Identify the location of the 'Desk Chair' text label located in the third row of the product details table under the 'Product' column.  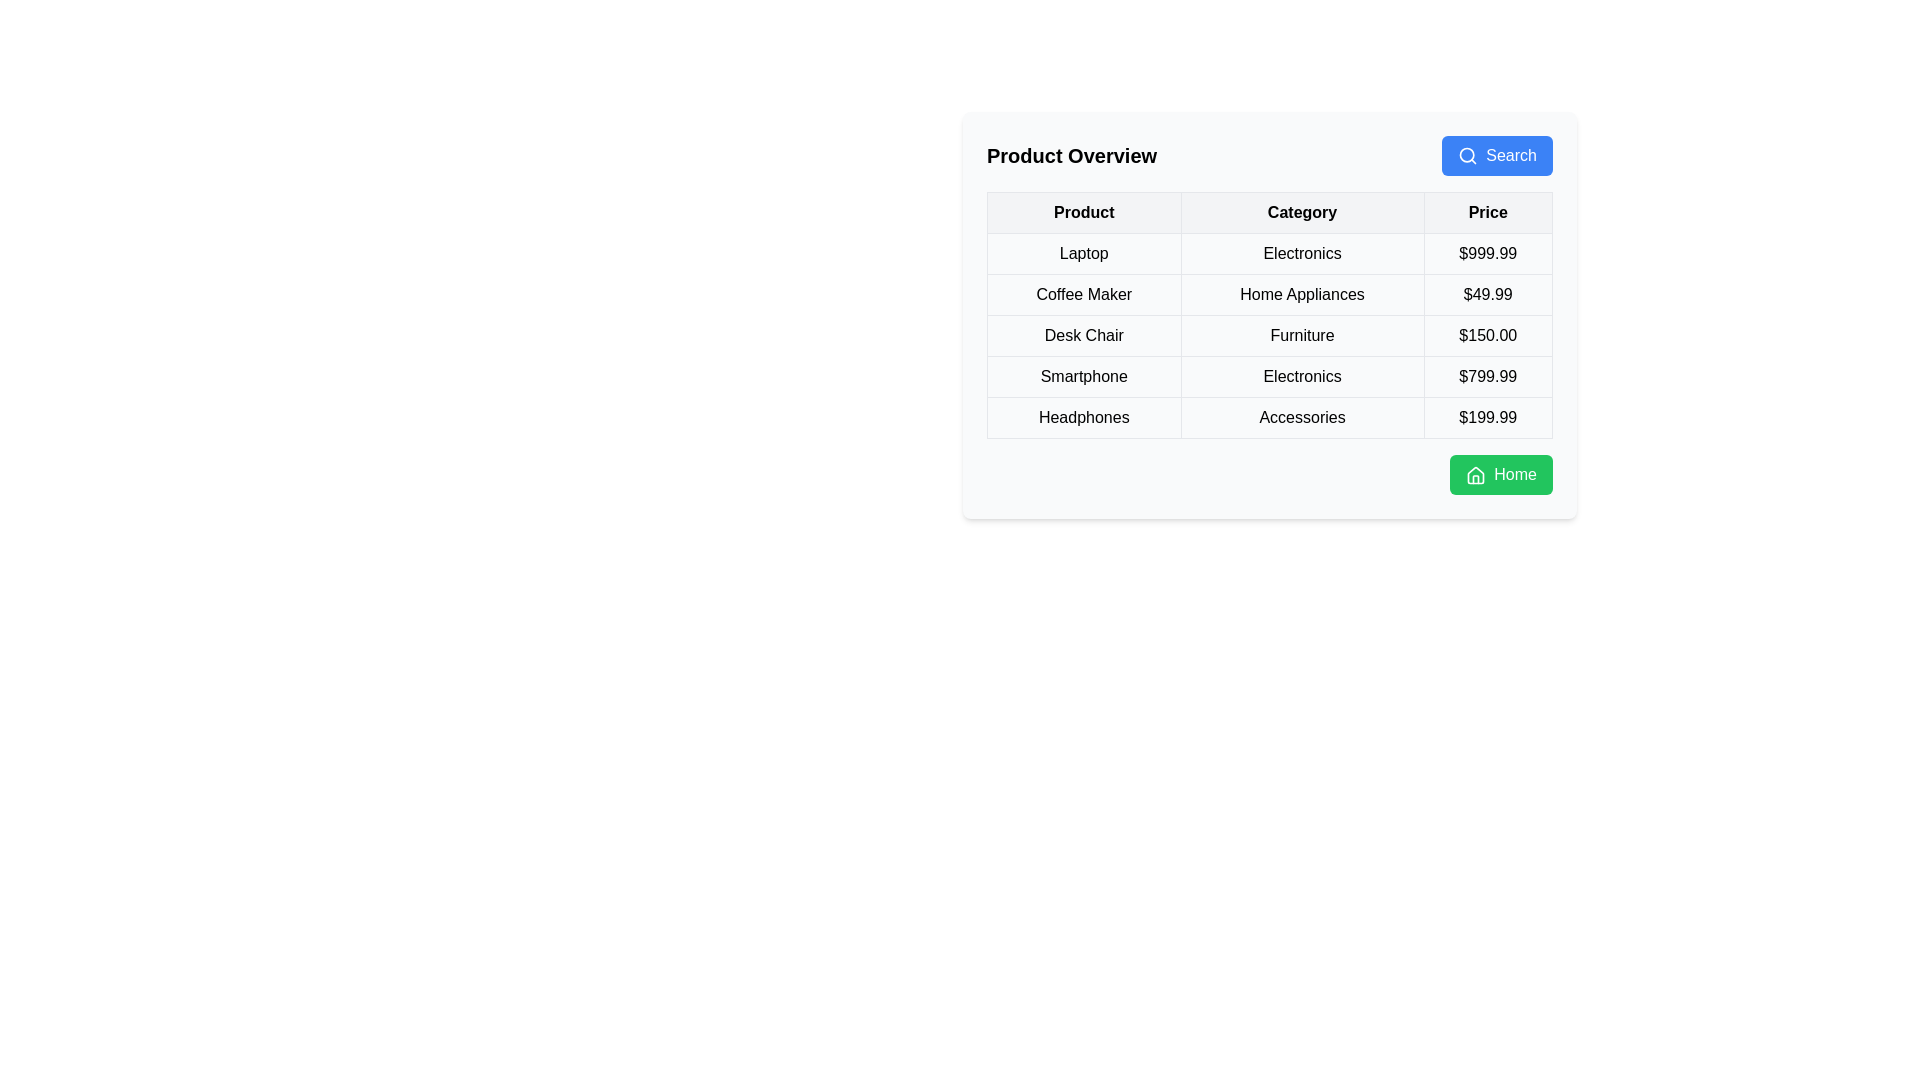
(1083, 334).